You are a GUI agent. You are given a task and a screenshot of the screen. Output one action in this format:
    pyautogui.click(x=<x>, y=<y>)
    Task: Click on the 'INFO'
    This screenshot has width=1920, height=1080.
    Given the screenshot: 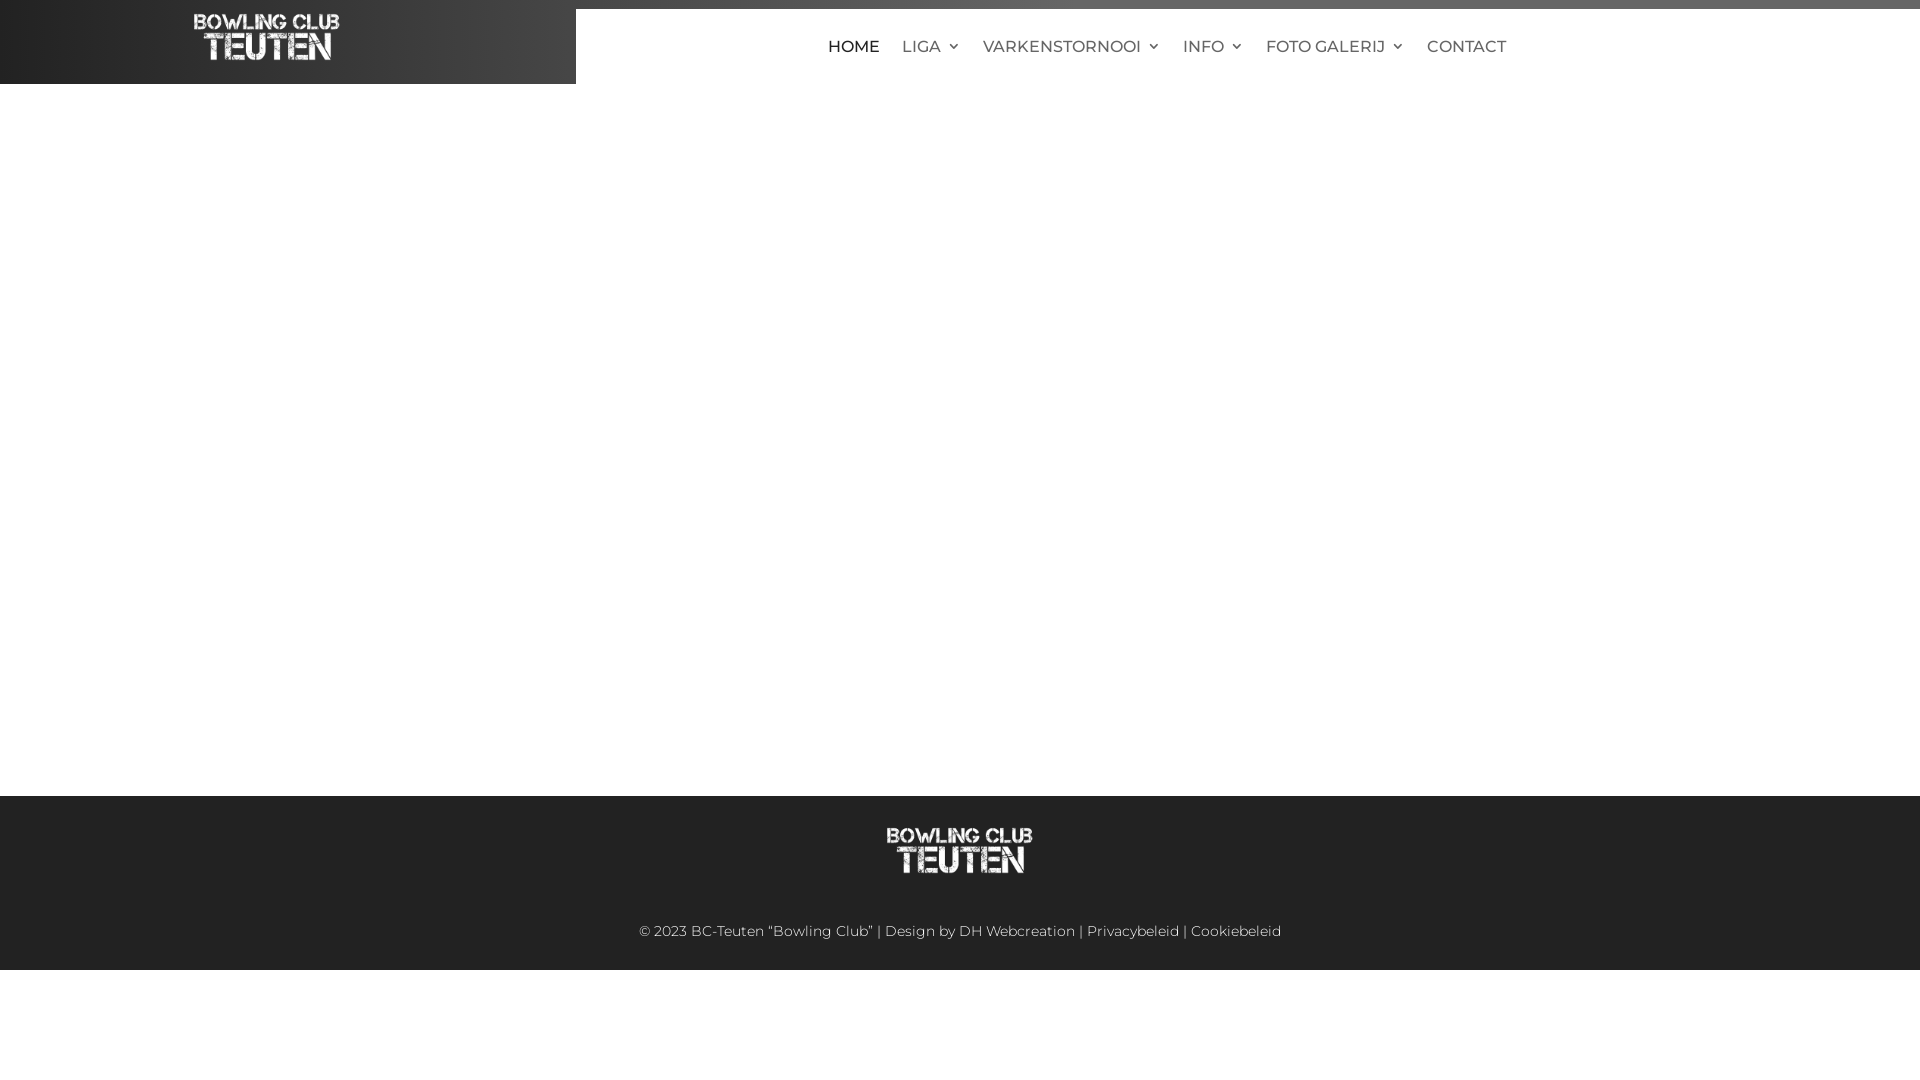 What is the action you would take?
    pyautogui.click(x=1182, y=49)
    